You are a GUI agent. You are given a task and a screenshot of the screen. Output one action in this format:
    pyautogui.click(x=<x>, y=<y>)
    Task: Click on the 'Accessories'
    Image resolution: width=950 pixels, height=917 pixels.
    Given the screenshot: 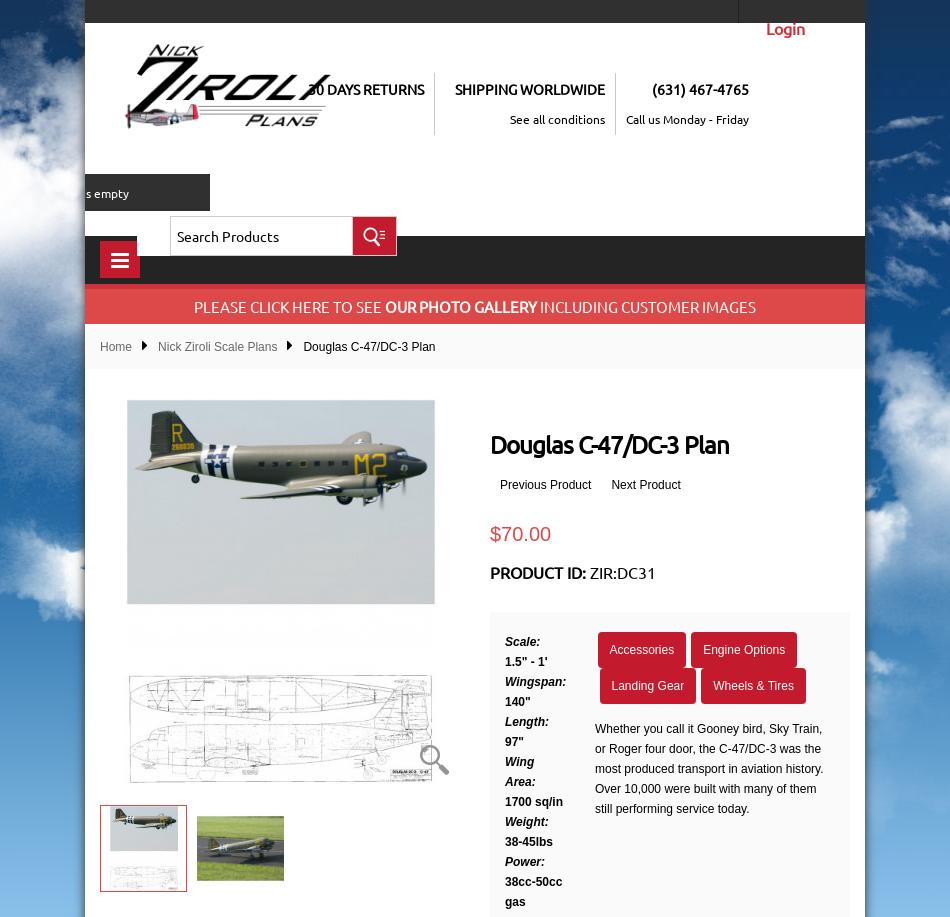 What is the action you would take?
    pyautogui.click(x=641, y=648)
    